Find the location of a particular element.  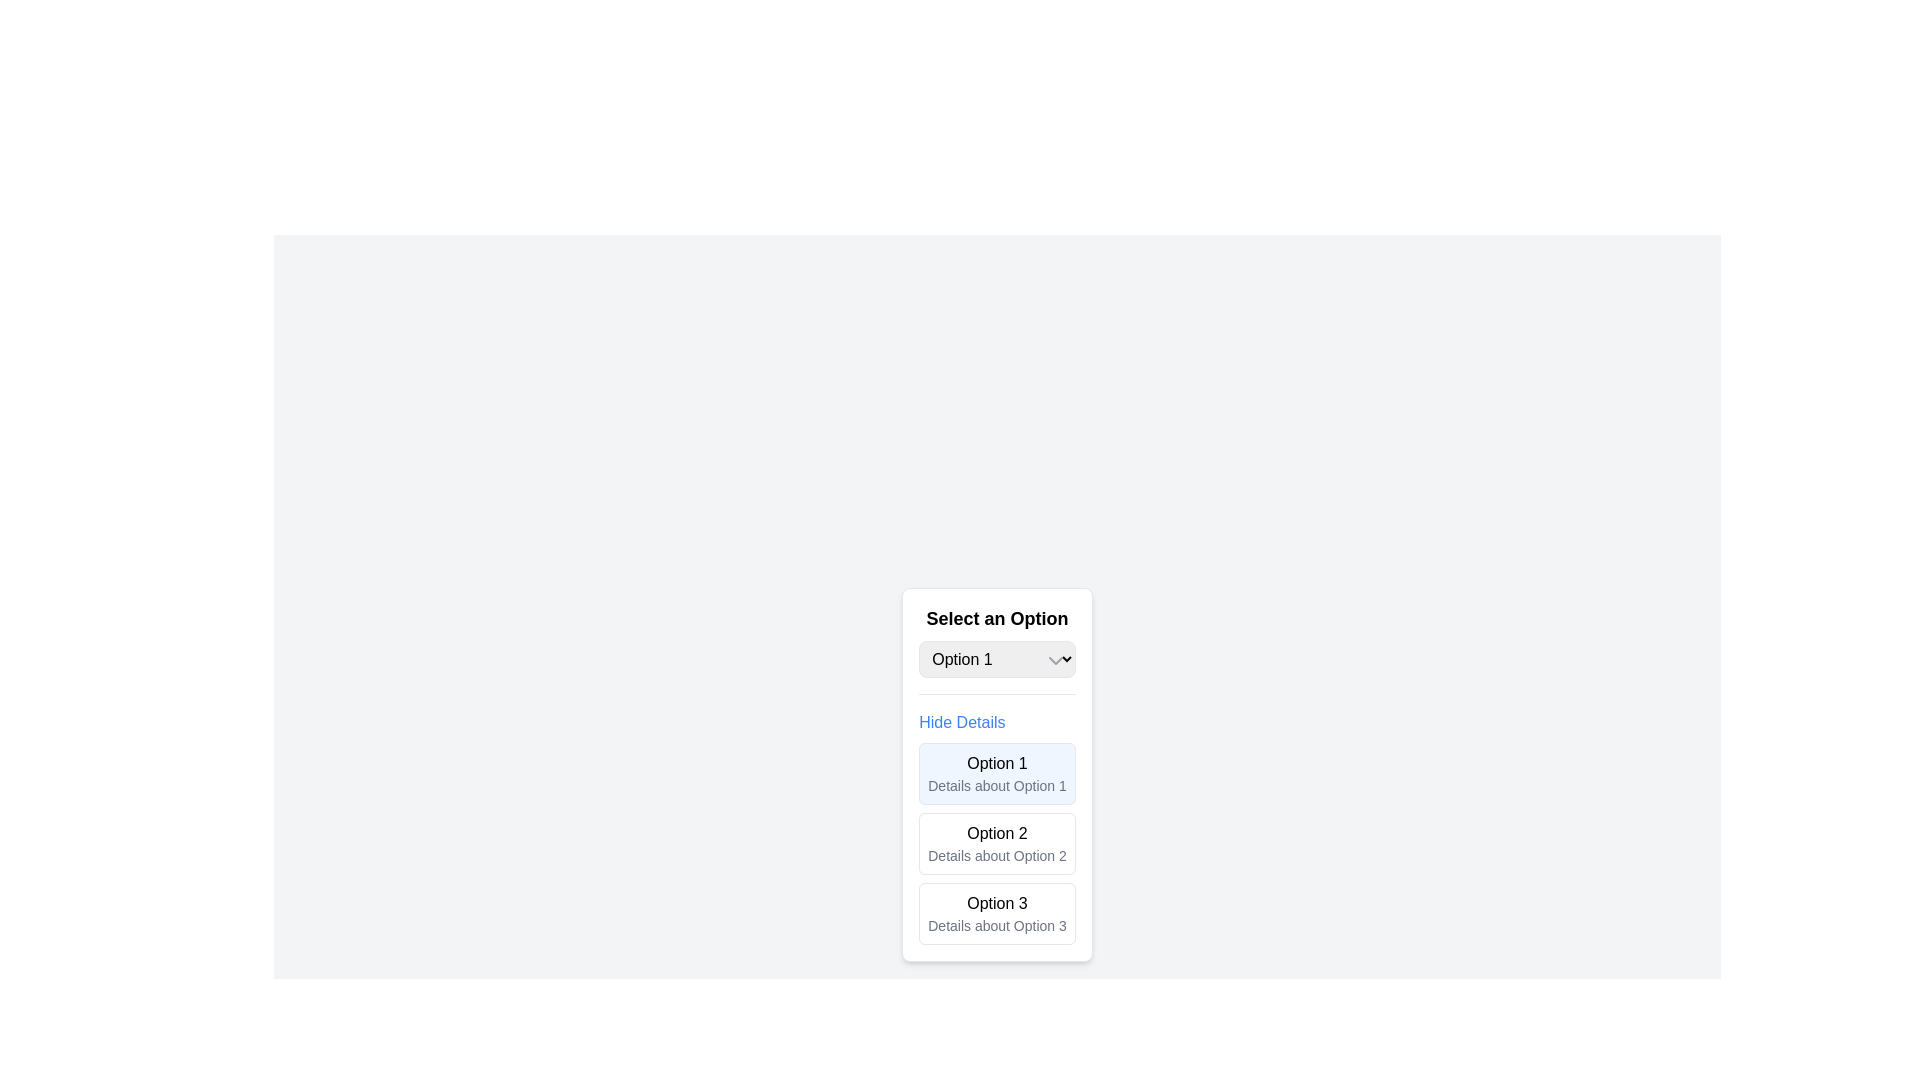

the first list item with a light blue background displaying 'Option 1' in bold and 'Details about Option 1' in gray, located below the 'Hide Details' link is located at coordinates (997, 773).